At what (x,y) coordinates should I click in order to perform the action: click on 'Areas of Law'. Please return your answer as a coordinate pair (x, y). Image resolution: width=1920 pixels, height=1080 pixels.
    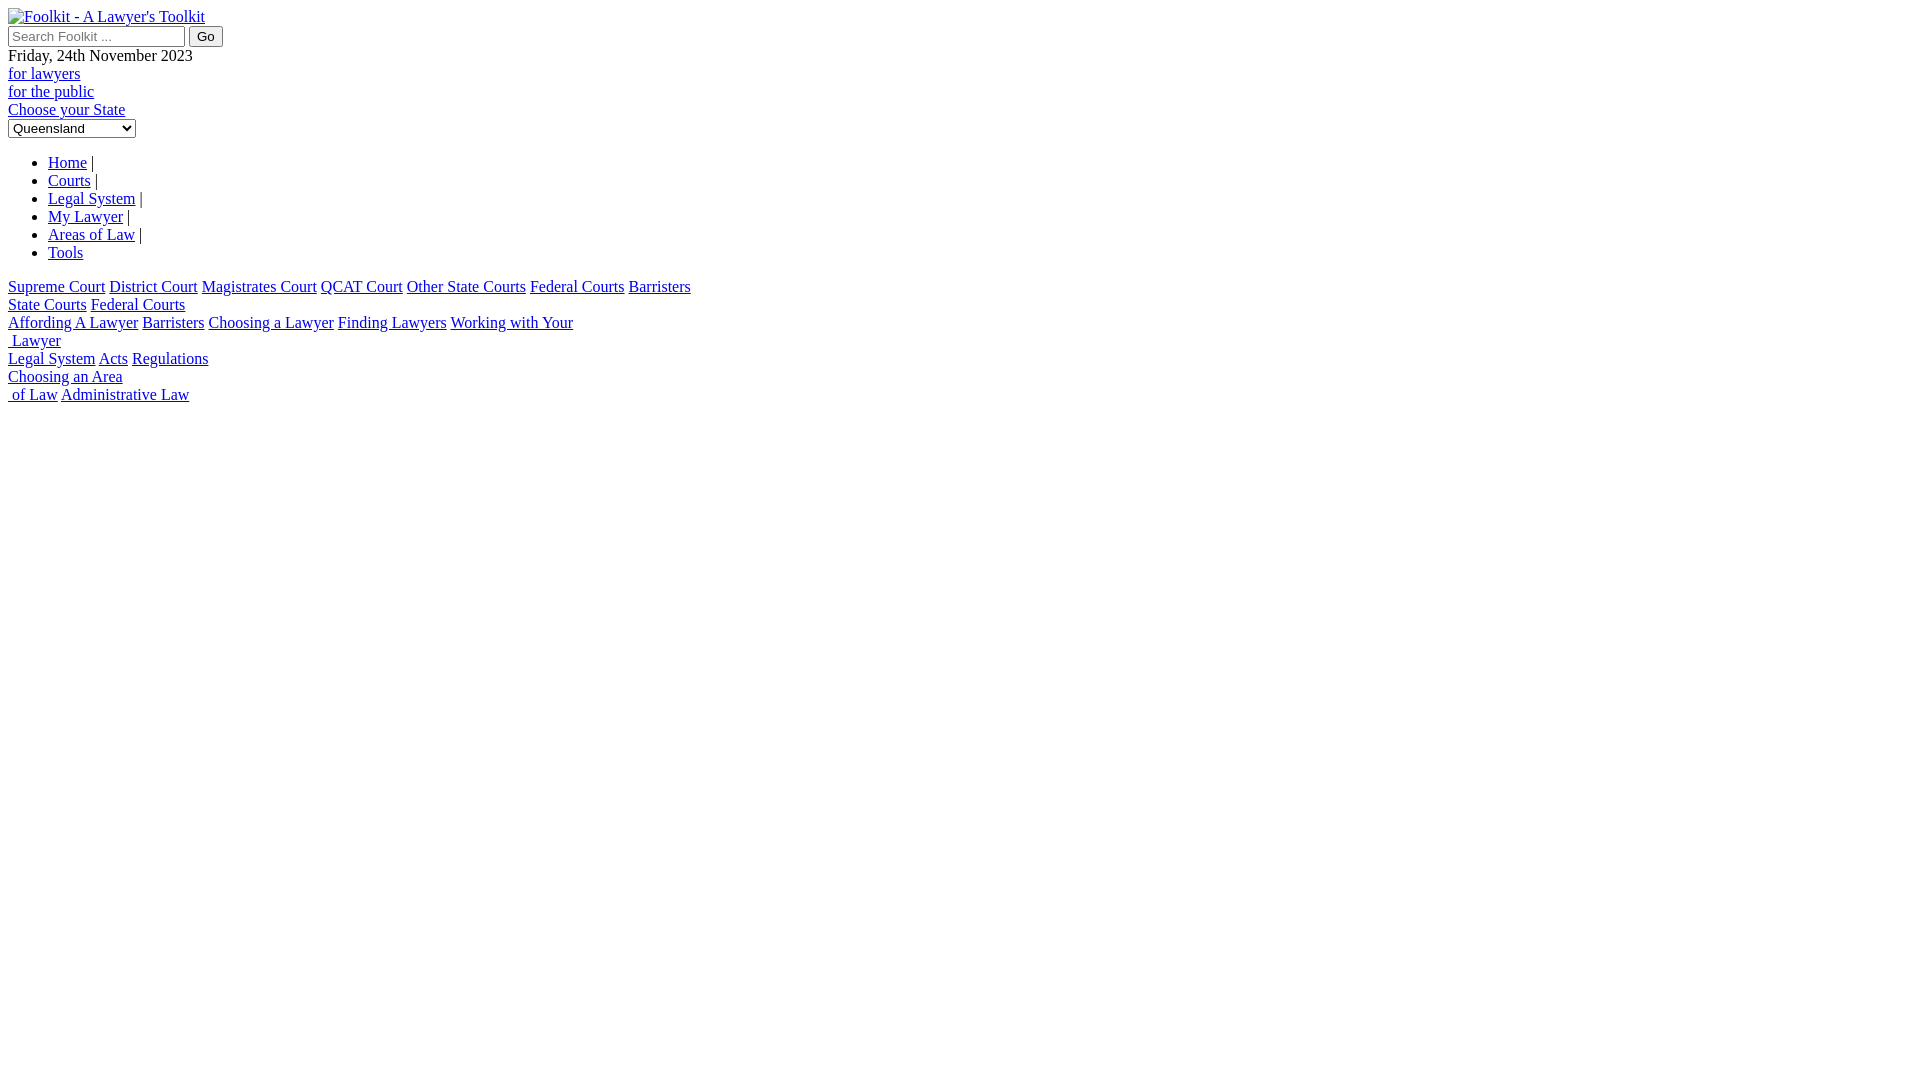
    Looking at the image, I should click on (90, 233).